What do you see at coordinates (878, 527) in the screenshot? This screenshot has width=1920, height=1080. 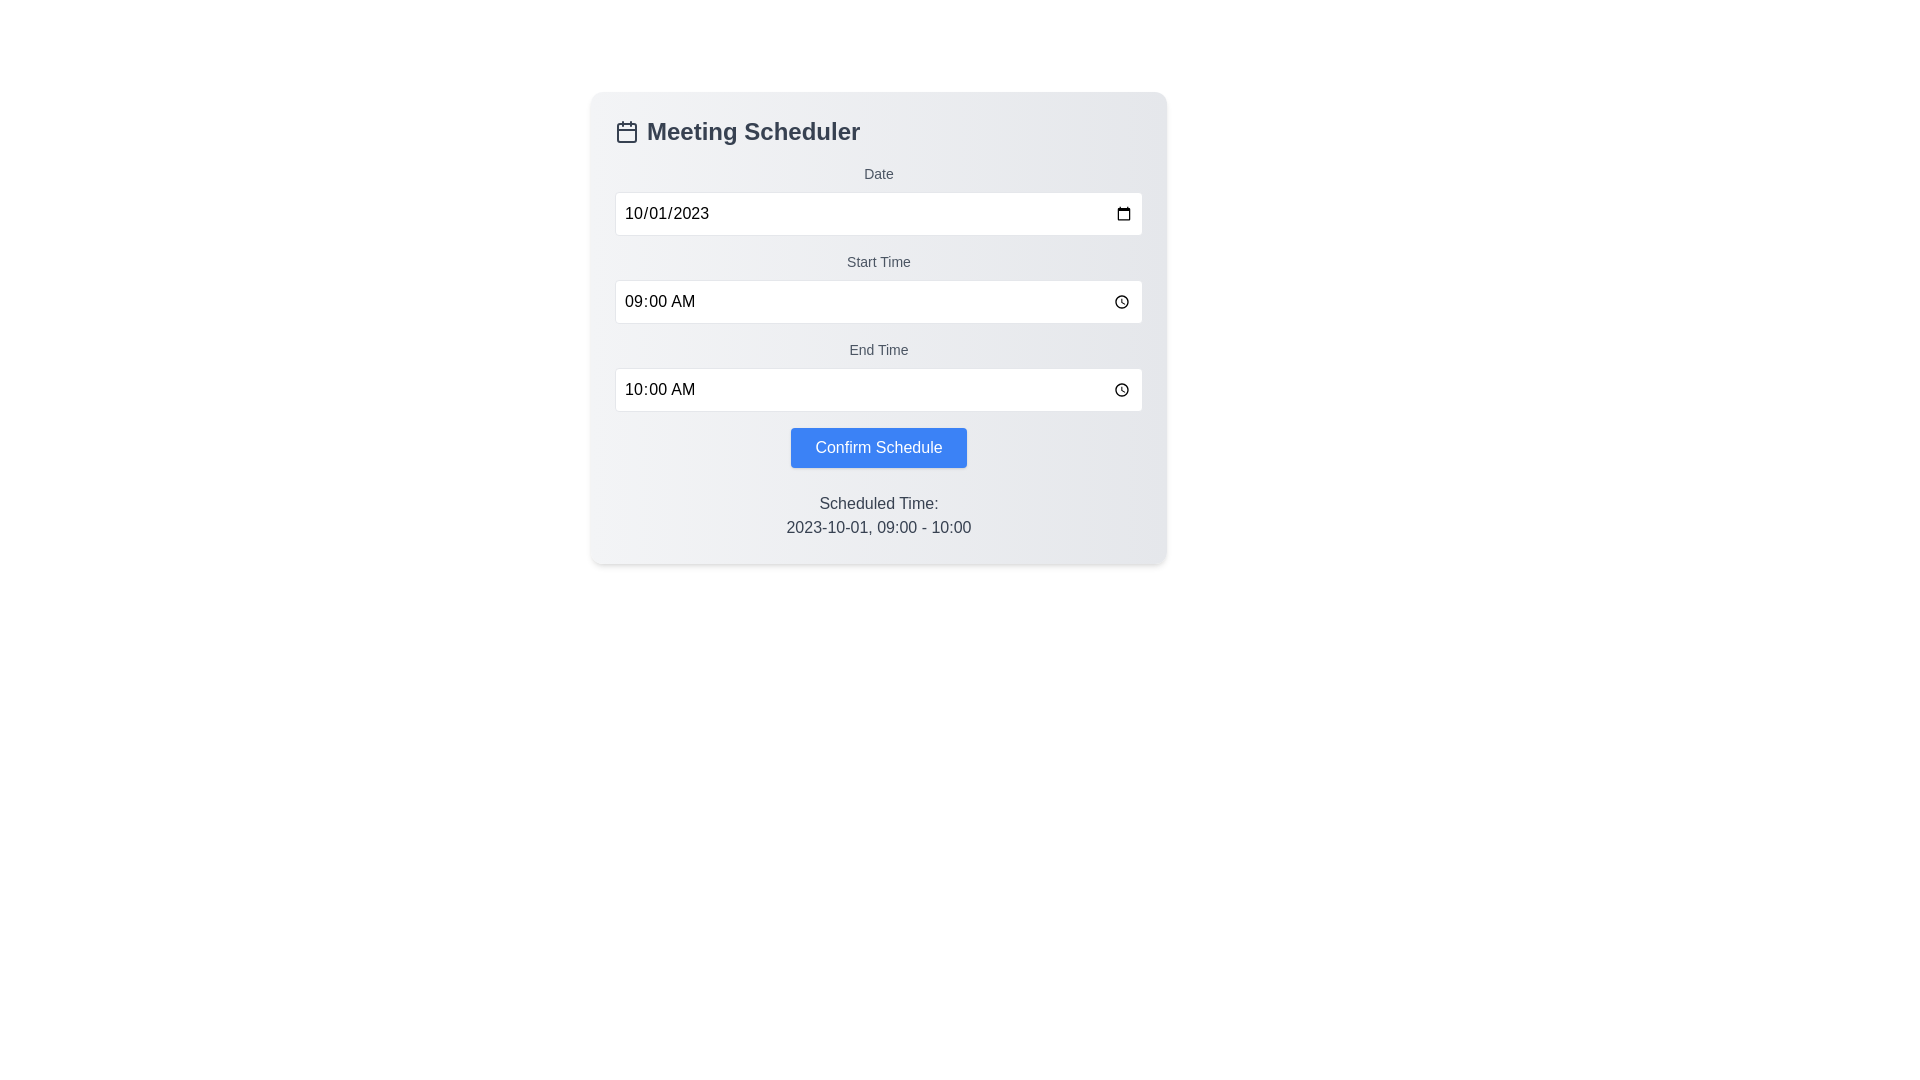 I see `the Text label that displays the scheduled date and time for an event, which is positioned centrally below the 'Scheduled Time:' label` at bounding box center [878, 527].